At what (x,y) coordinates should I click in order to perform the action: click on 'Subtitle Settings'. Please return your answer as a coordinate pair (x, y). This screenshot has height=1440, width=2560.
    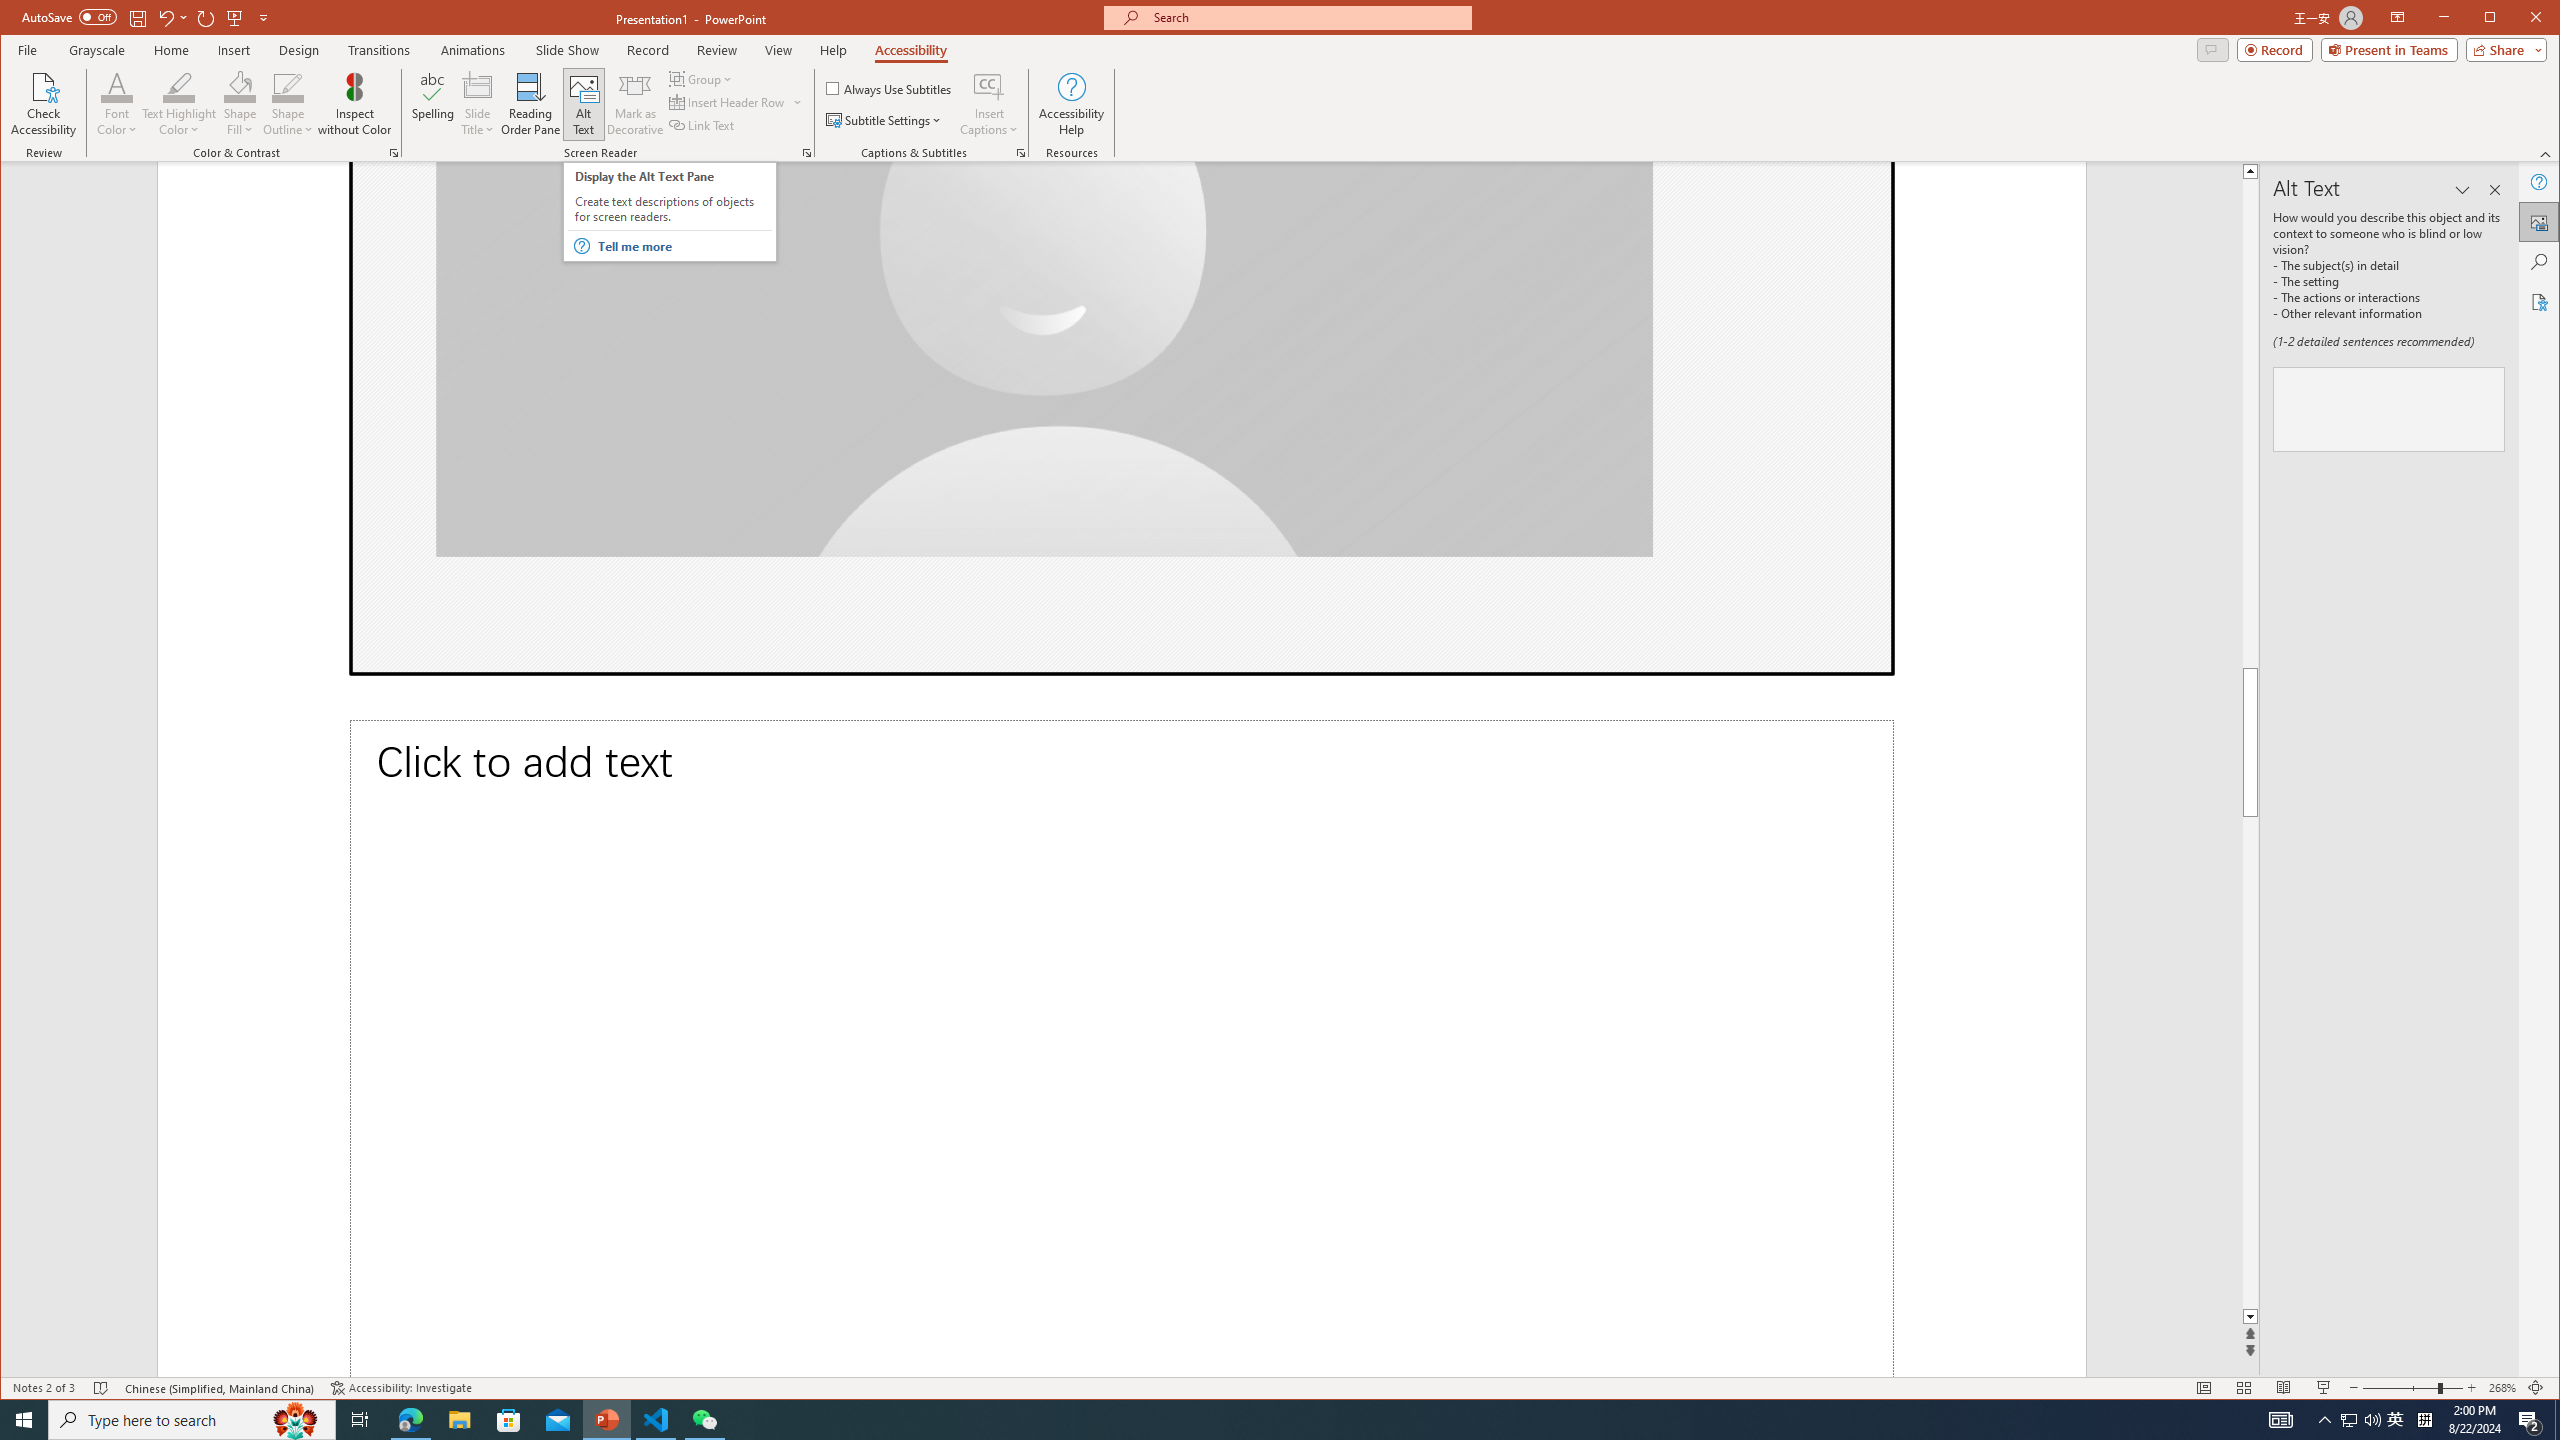
    Looking at the image, I should click on (884, 119).